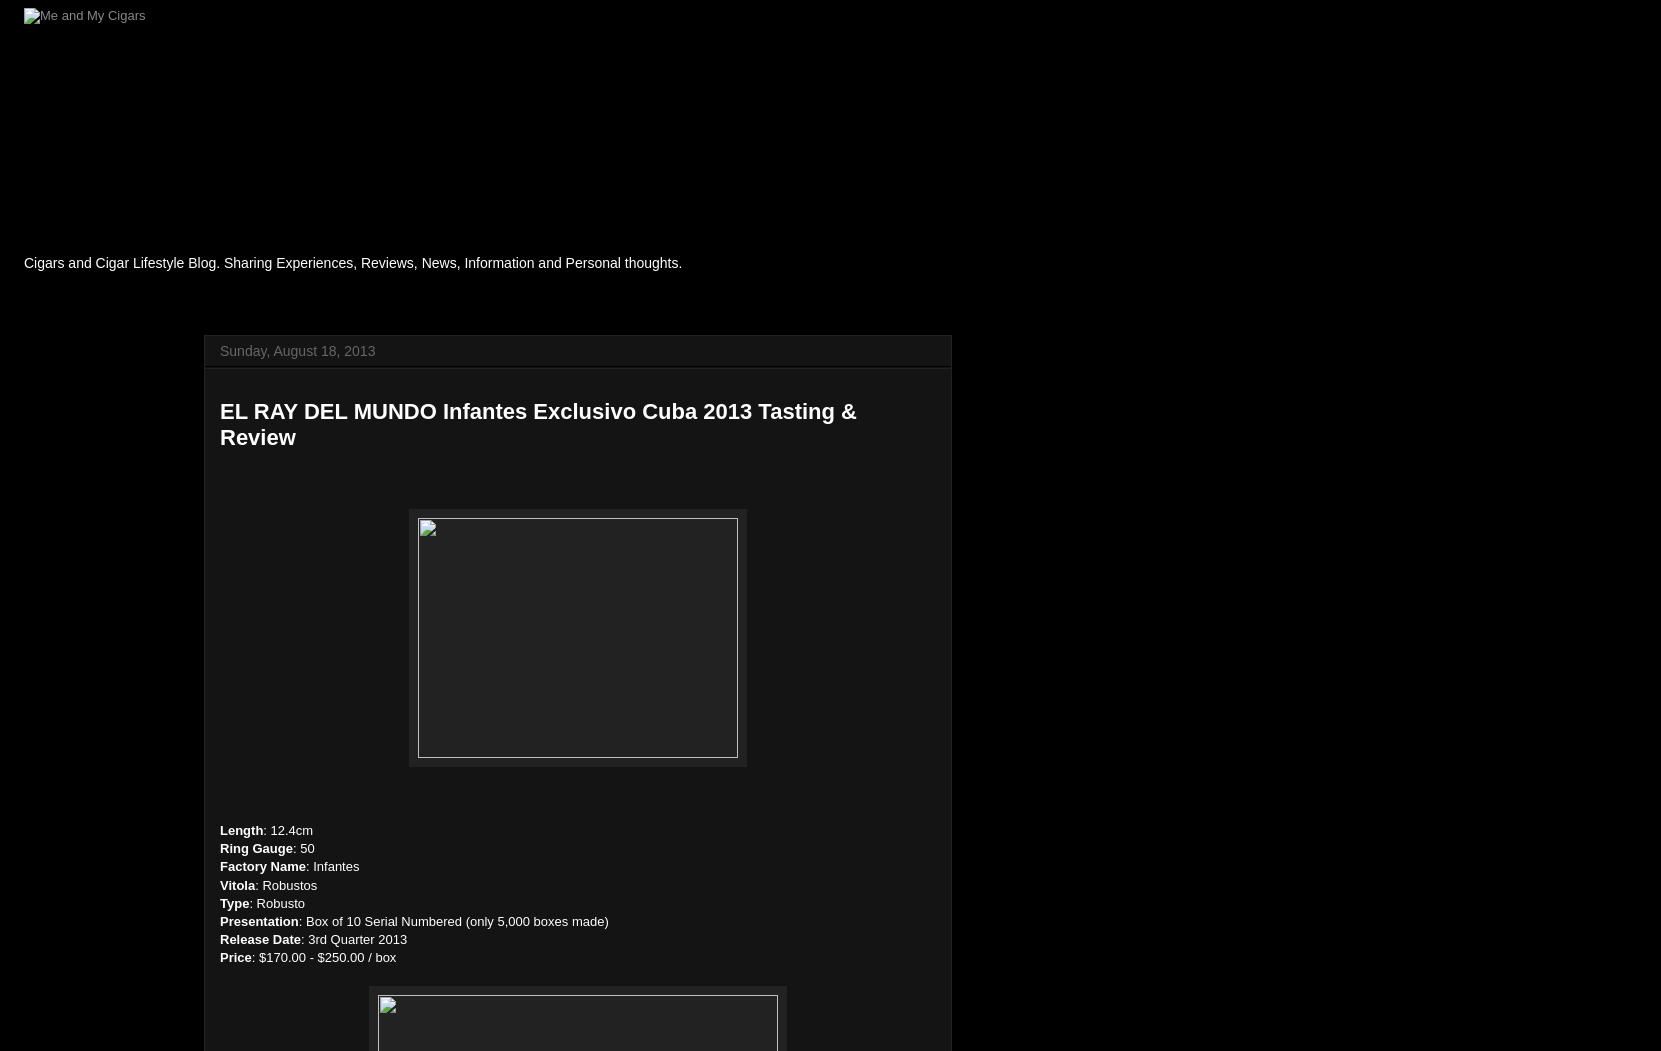 Image resolution: width=1661 pixels, height=1051 pixels. Describe the element at coordinates (233, 902) in the screenshot. I see `'Type'` at that location.